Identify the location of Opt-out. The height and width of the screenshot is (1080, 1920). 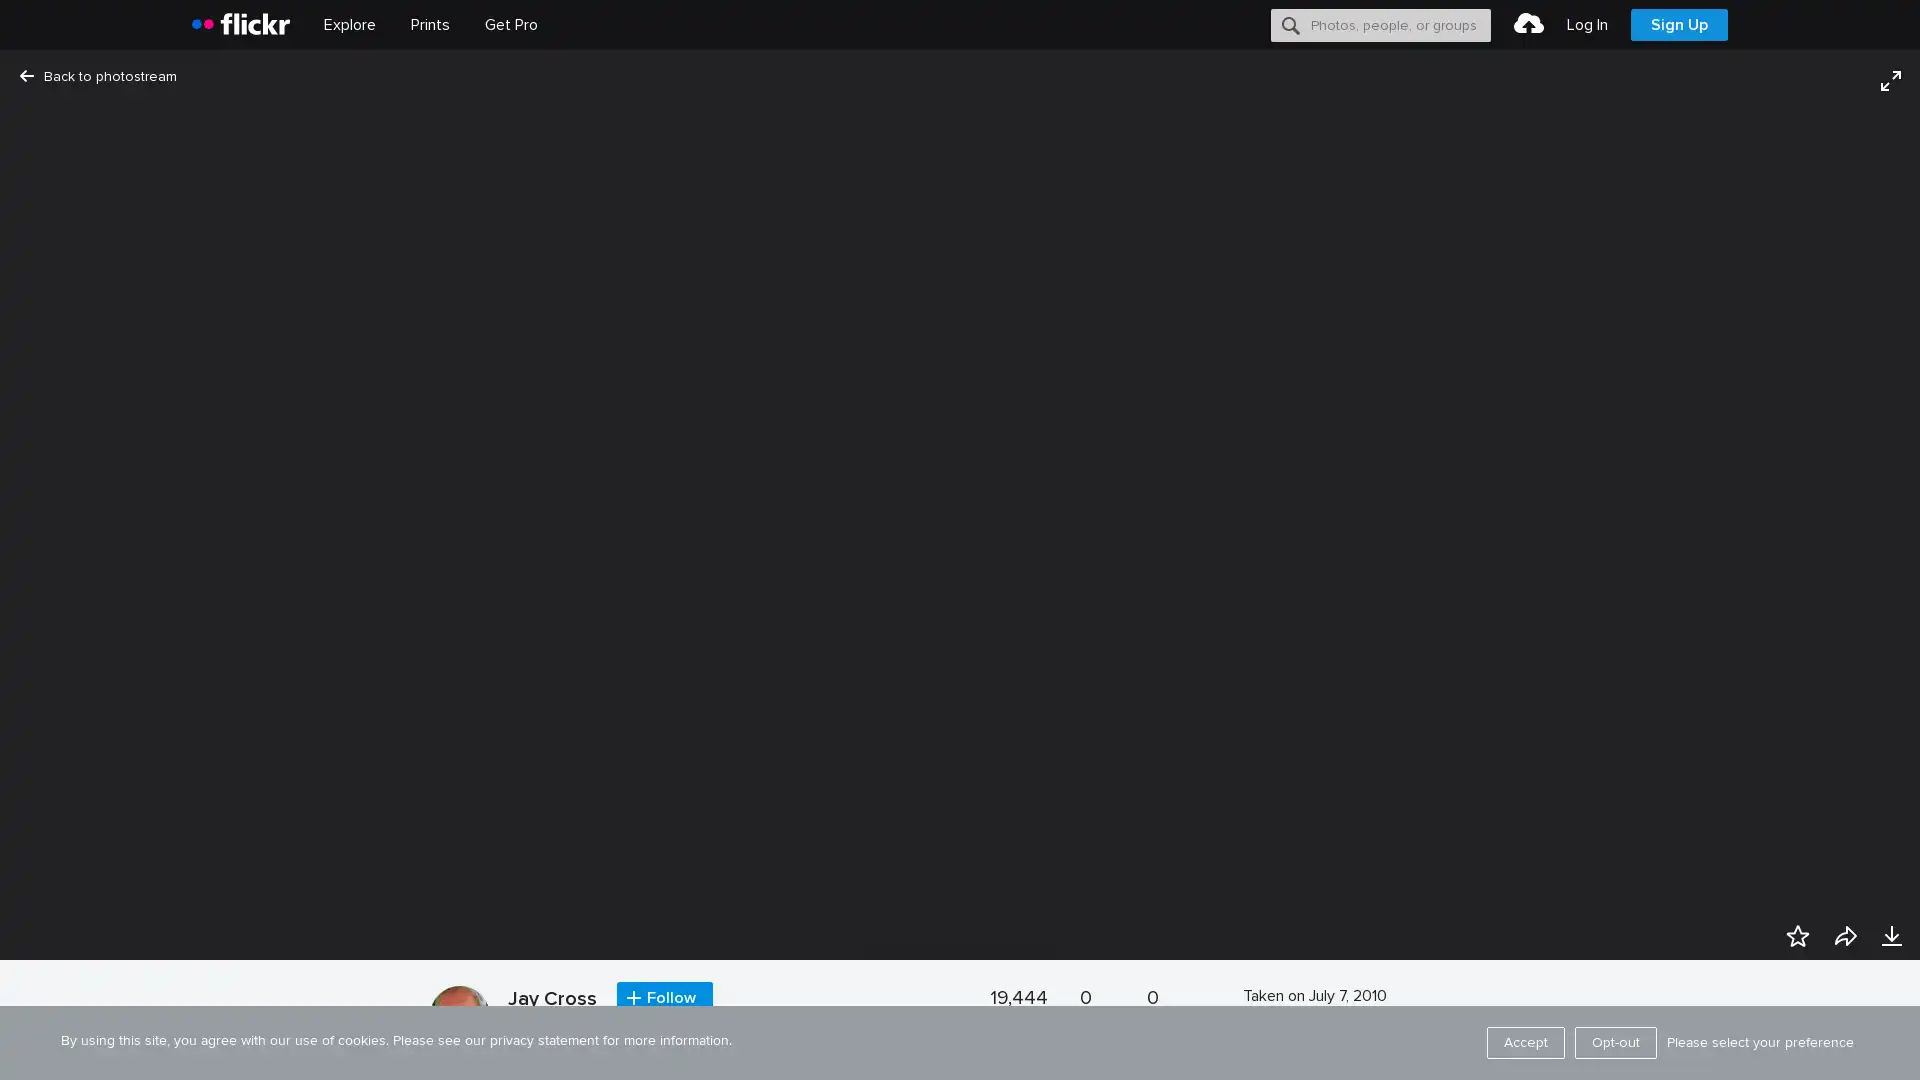
(1616, 1041).